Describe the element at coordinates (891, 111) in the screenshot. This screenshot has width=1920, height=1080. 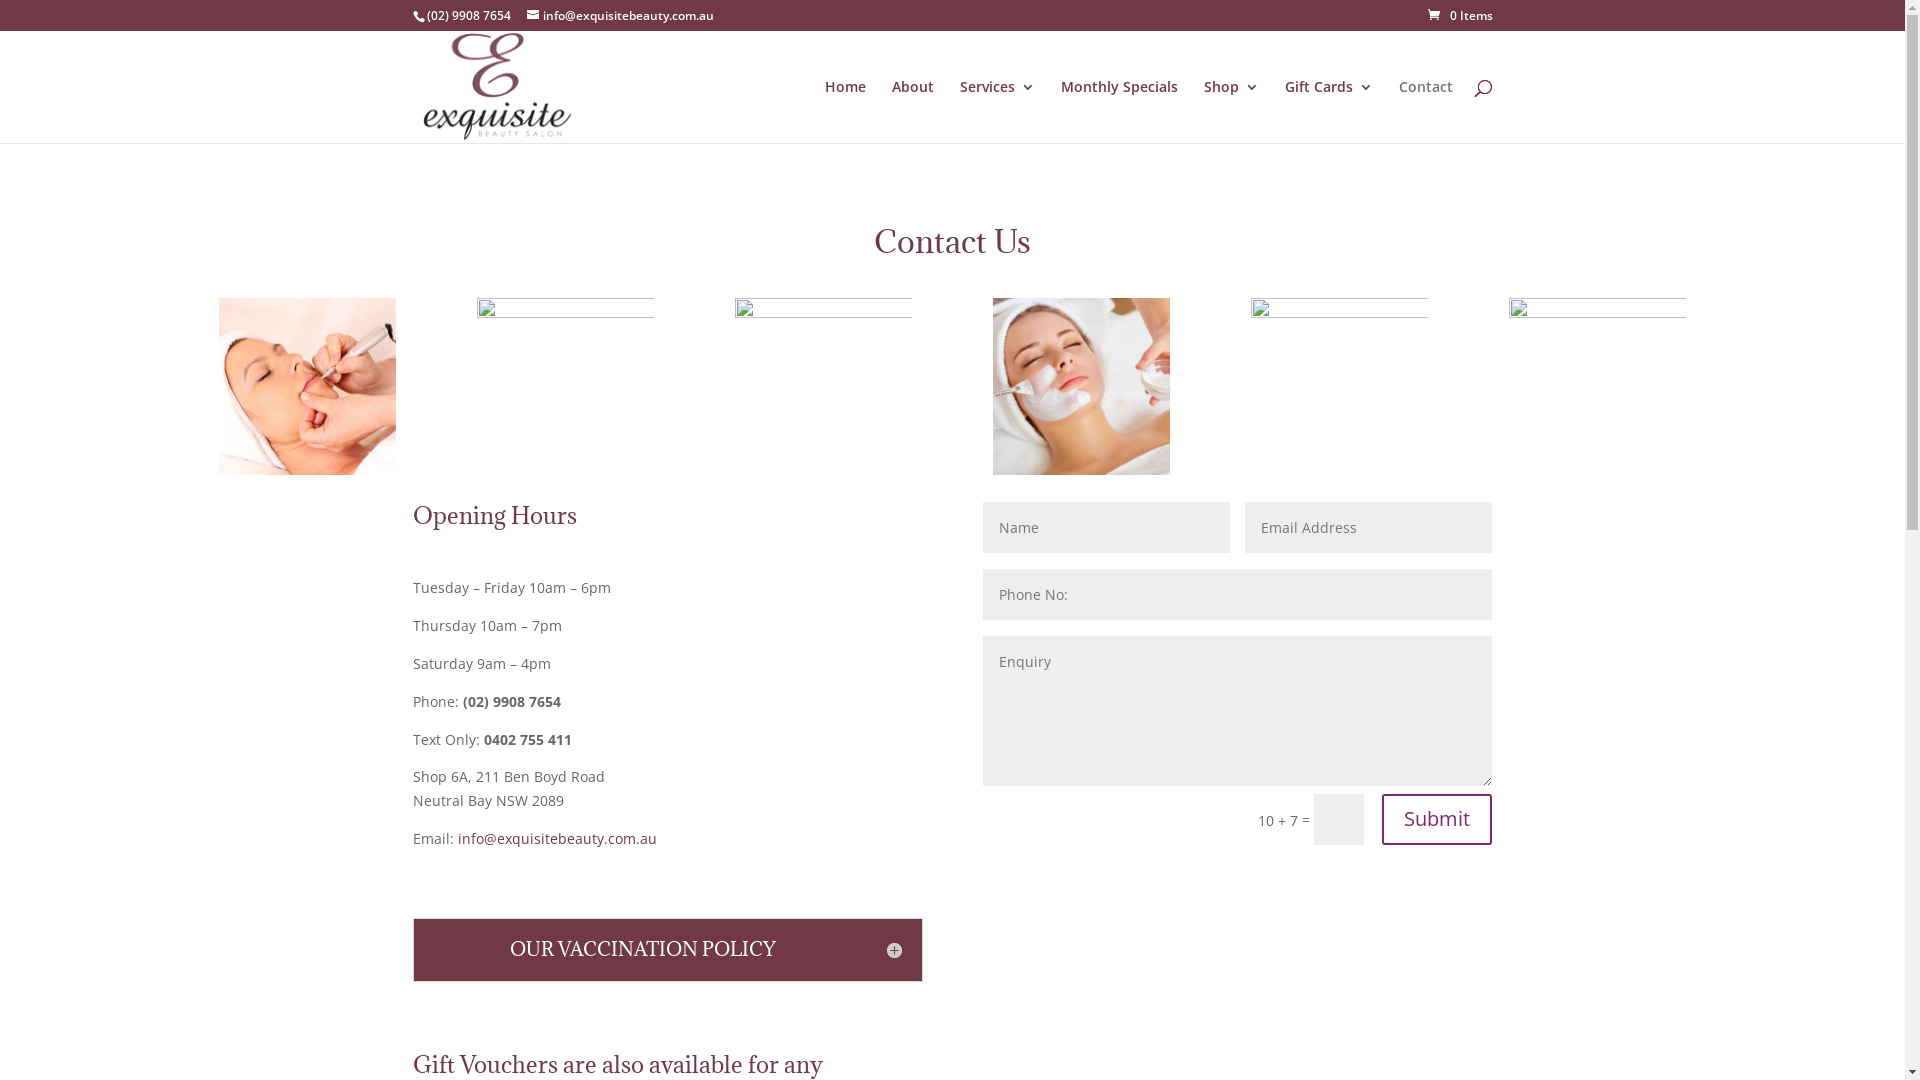
I see `'About'` at that location.